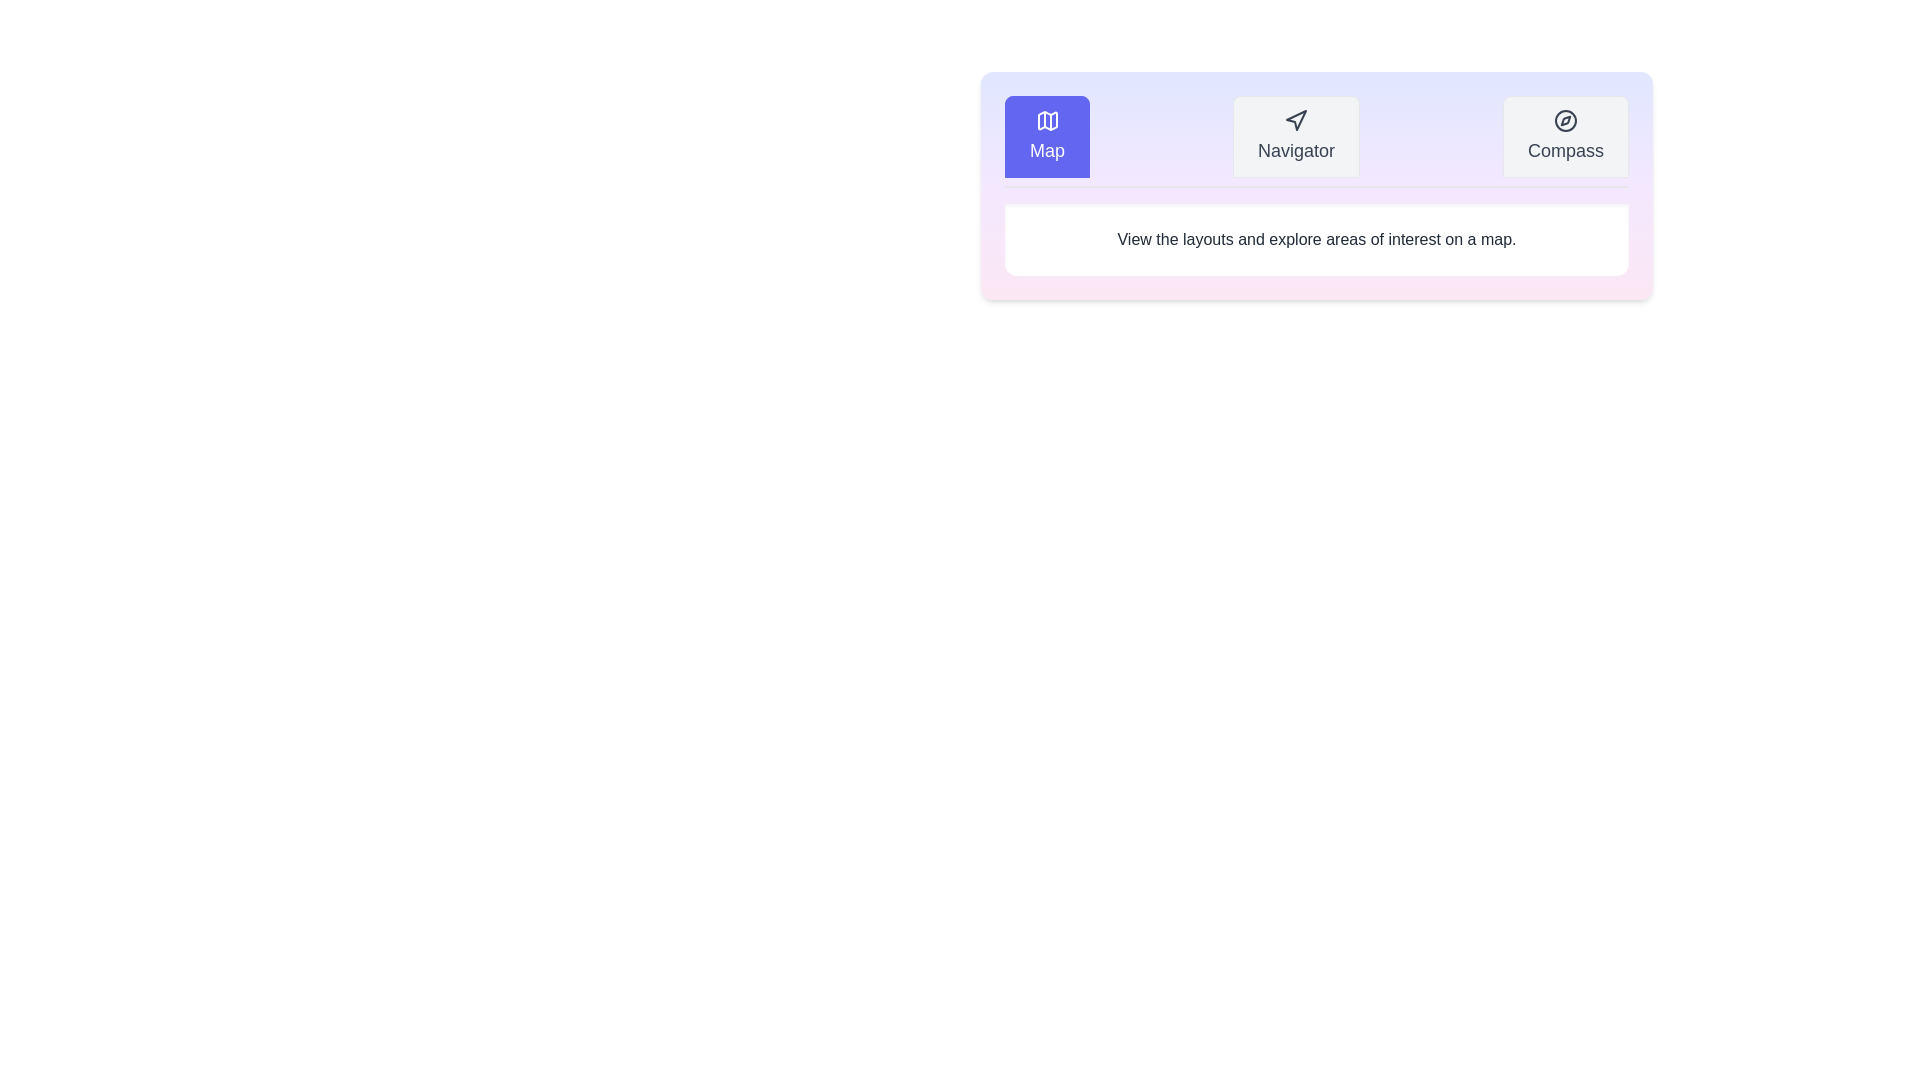 This screenshot has height=1080, width=1920. What do you see at coordinates (1563, 136) in the screenshot?
I see `the tab Compass to observe its hover effect` at bounding box center [1563, 136].